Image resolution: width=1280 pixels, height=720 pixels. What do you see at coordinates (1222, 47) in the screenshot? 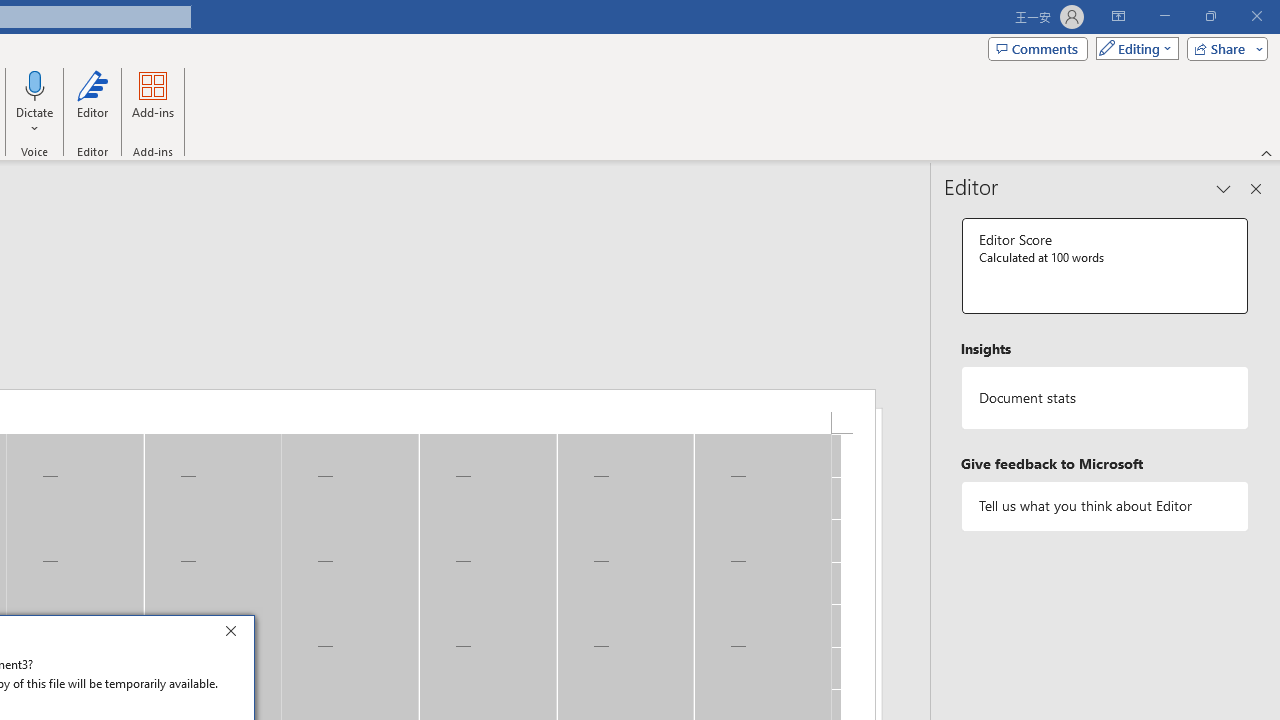
I see `'Share'` at bounding box center [1222, 47].